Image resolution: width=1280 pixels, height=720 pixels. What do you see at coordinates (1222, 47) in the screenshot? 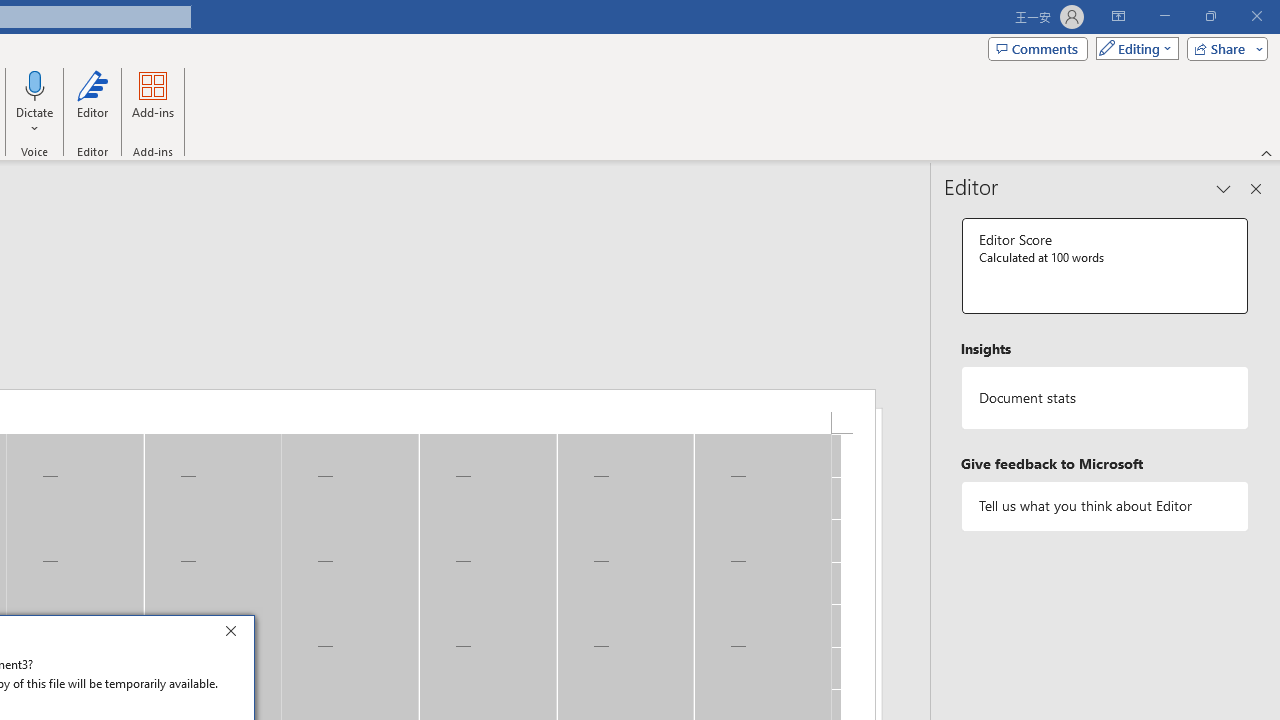
I see `'Share'` at bounding box center [1222, 47].